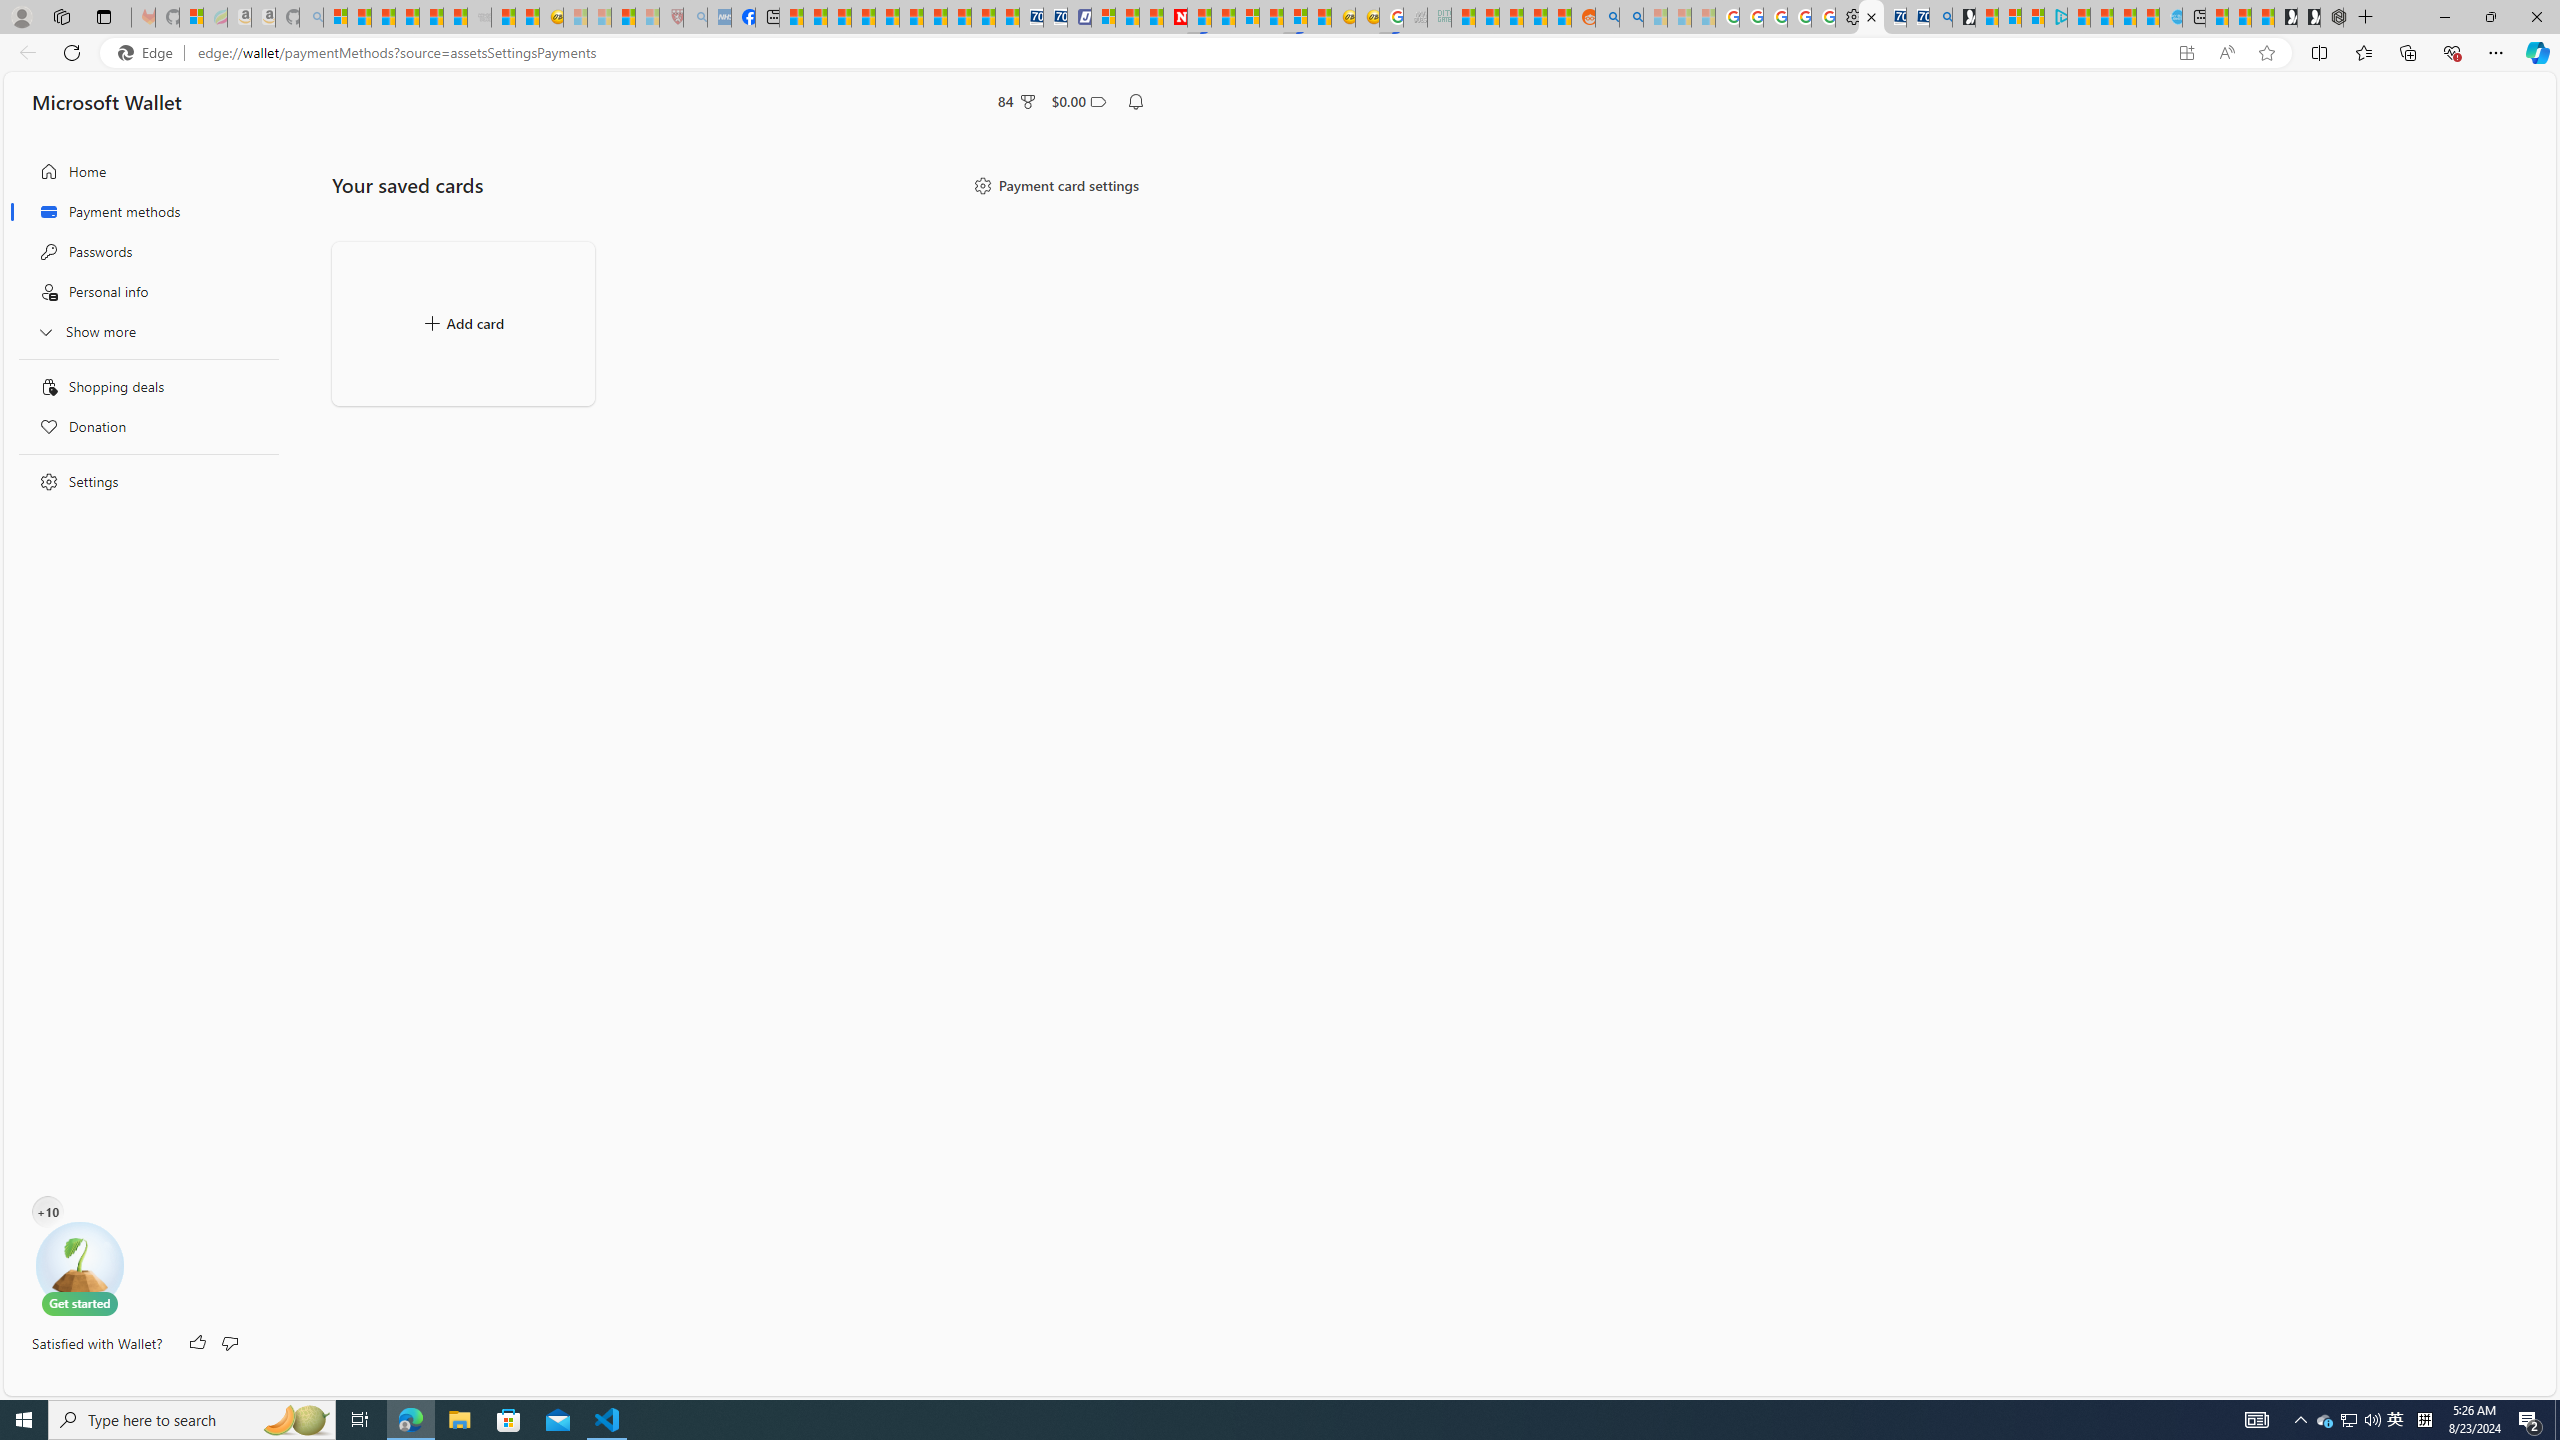  Describe the element at coordinates (432, 16) in the screenshot. I see `'New Report Confirms 2023 Was Record Hot | Watch'` at that location.